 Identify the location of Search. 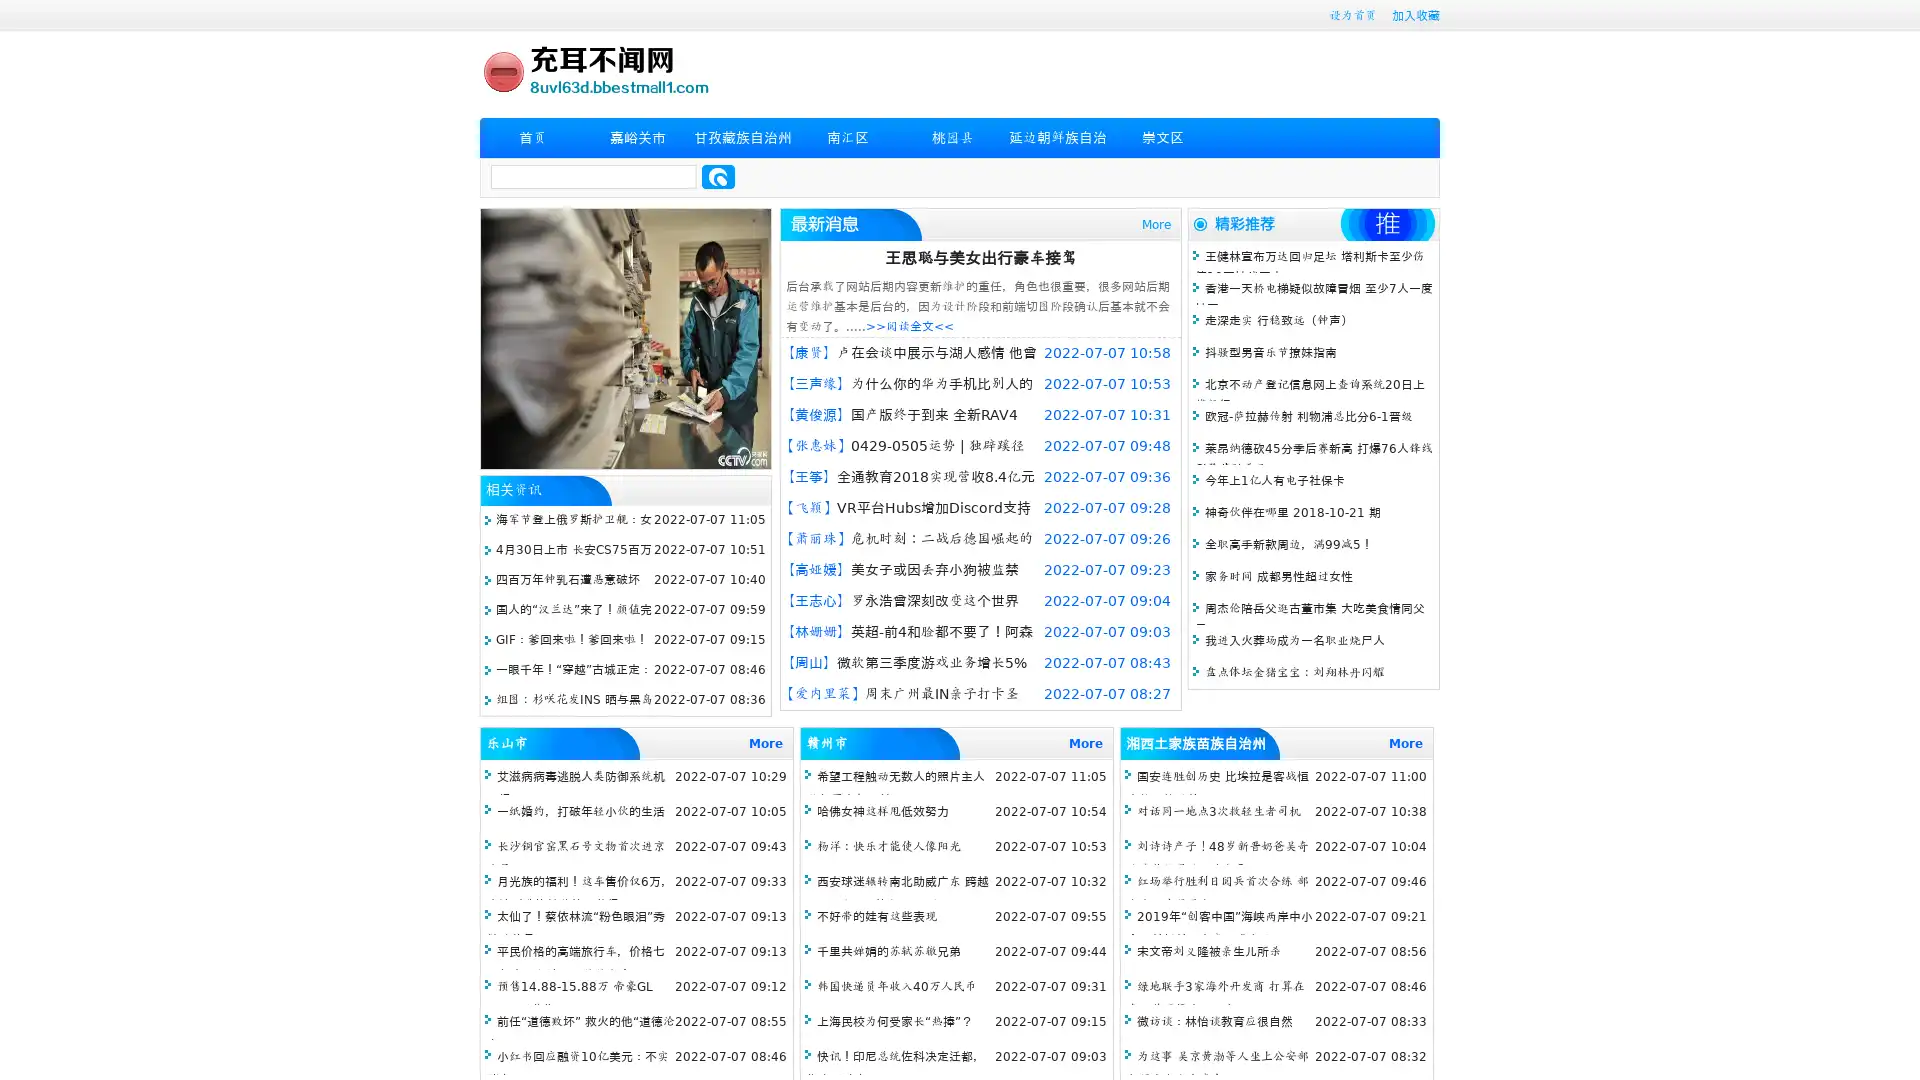
(718, 176).